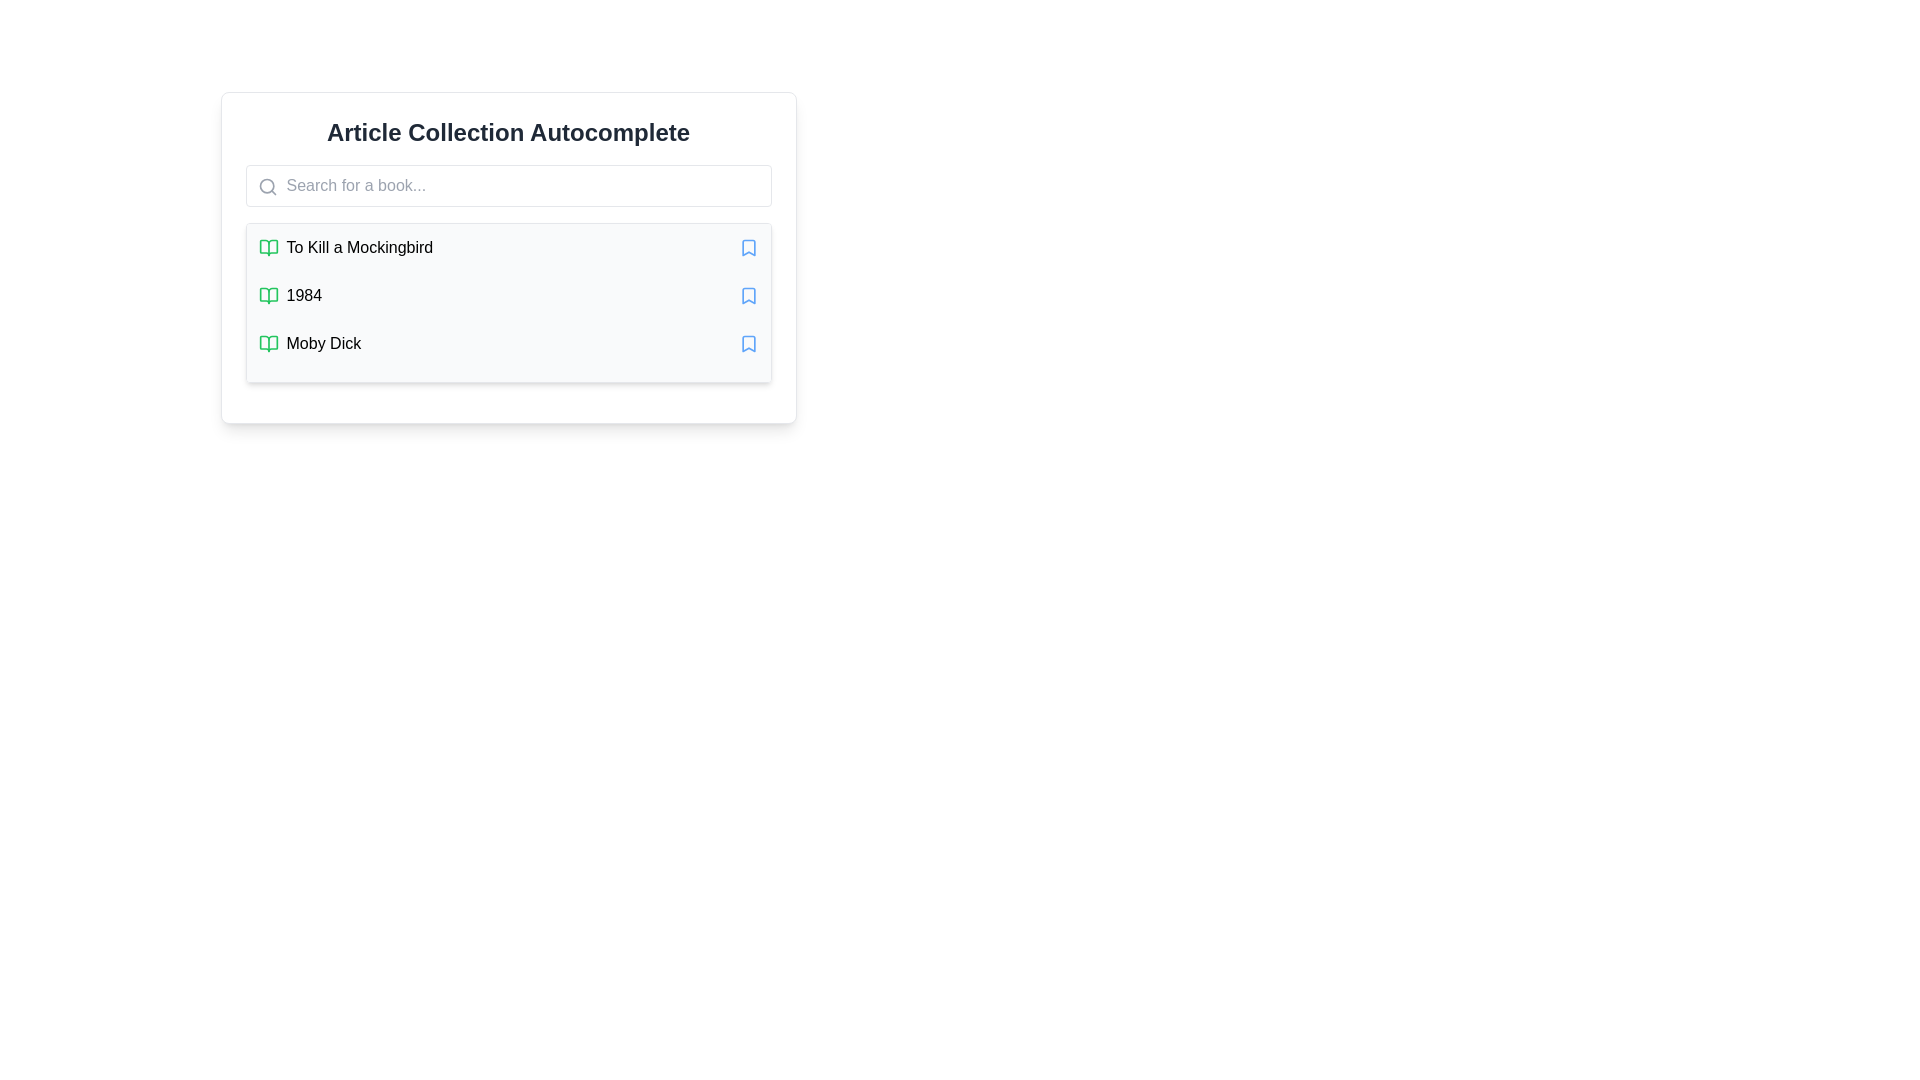 The image size is (1920, 1080). Describe the element at coordinates (508, 246) in the screenshot. I see `the first row in the autocomplete dropdown list that allows selection of the book titled 'To Kill a Mockingbird'` at that location.